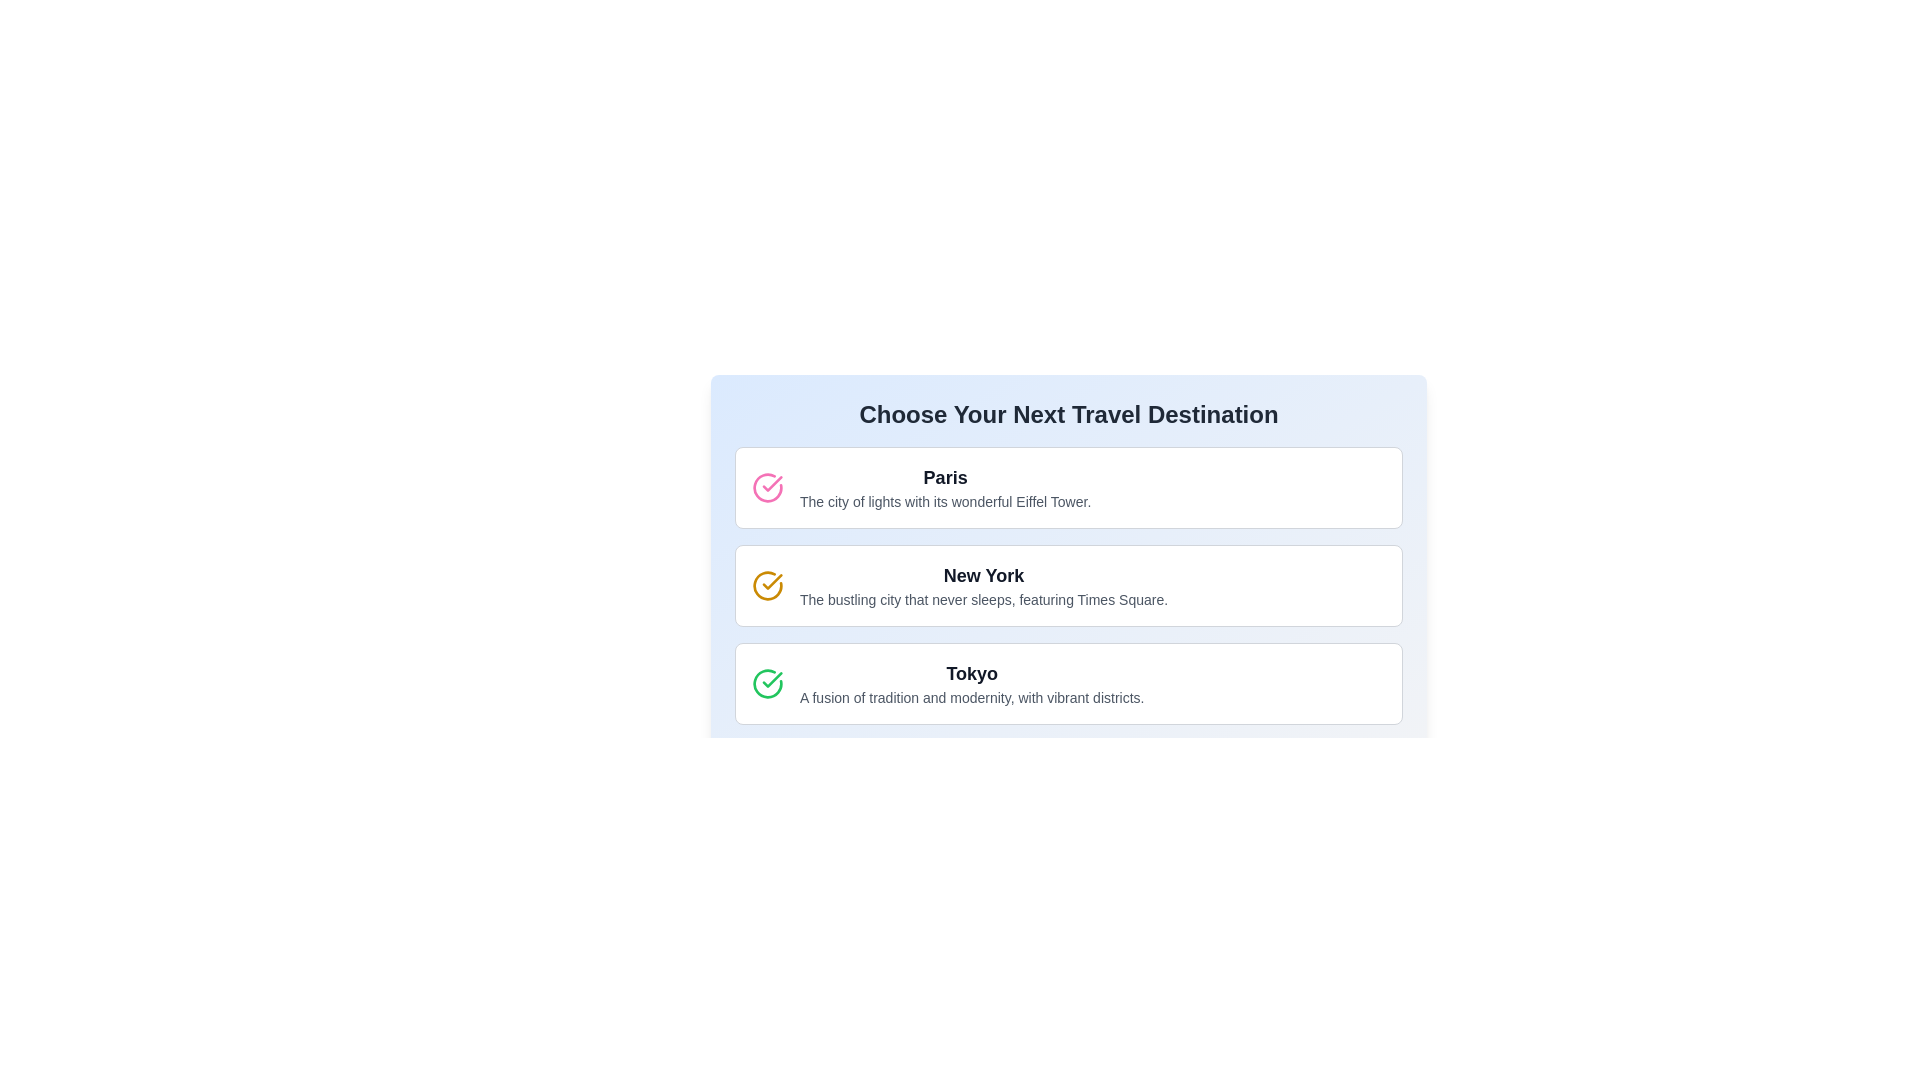 Image resolution: width=1920 pixels, height=1080 pixels. What do you see at coordinates (983, 599) in the screenshot?
I see `the static text element reading 'The bustling city that never sleeps, featuring Times Square,' which is styled in gray and positioned below the title 'New York' in the second card of destination options` at bounding box center [983, 599].